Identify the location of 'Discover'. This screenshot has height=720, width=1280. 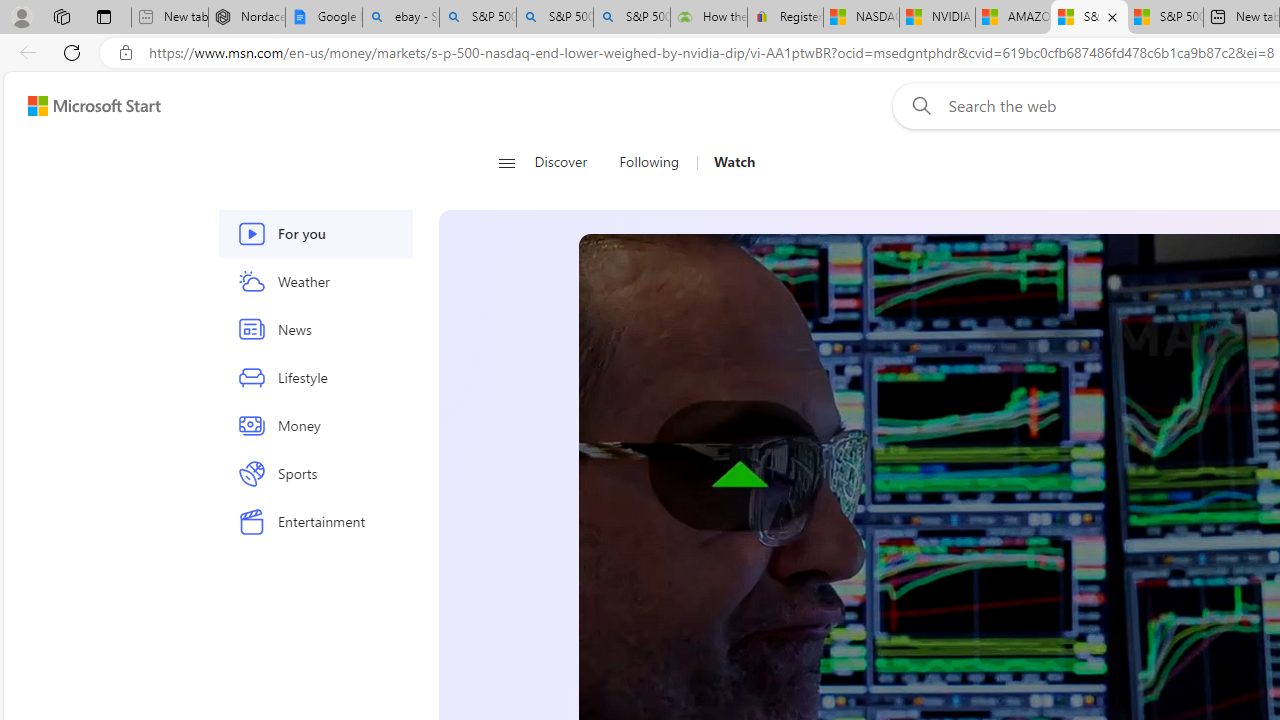
(567, 162).